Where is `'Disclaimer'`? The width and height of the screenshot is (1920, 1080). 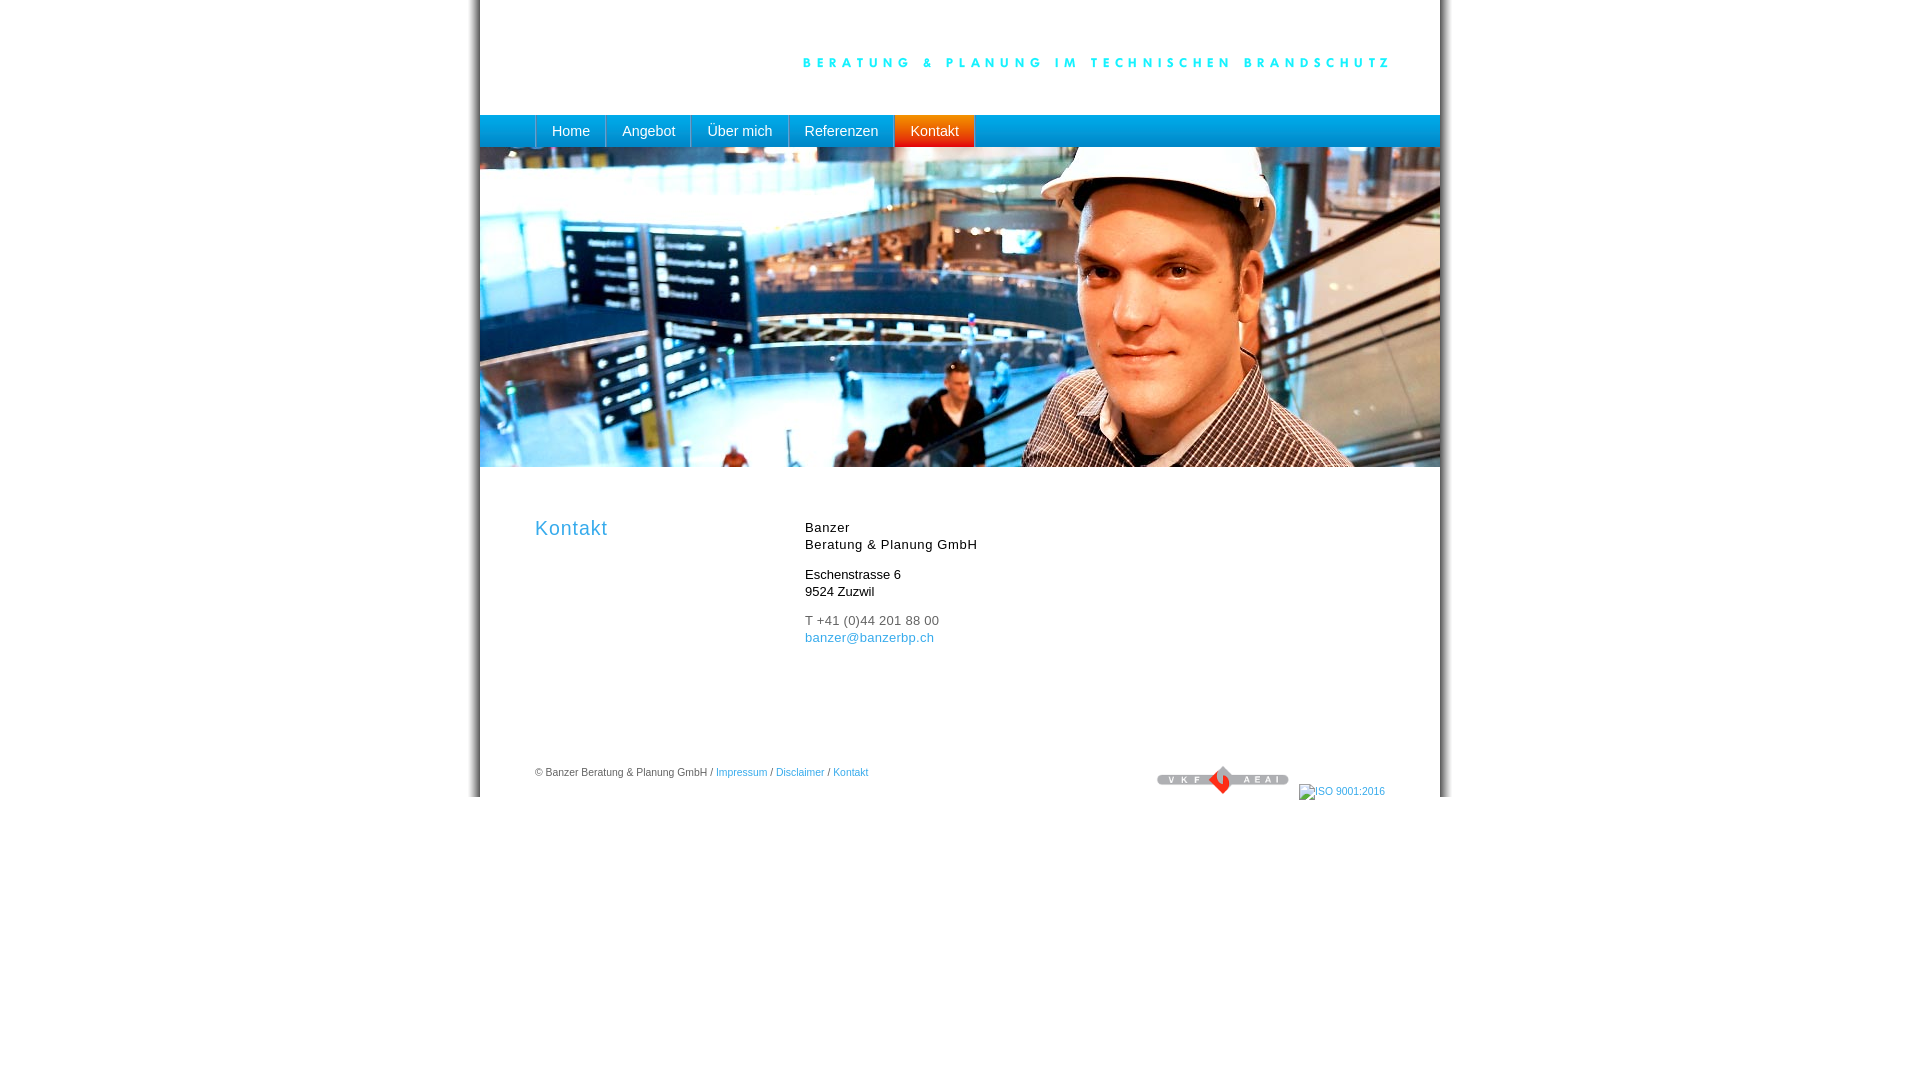
'Disclaimer' is located at coordinates (800, 771).